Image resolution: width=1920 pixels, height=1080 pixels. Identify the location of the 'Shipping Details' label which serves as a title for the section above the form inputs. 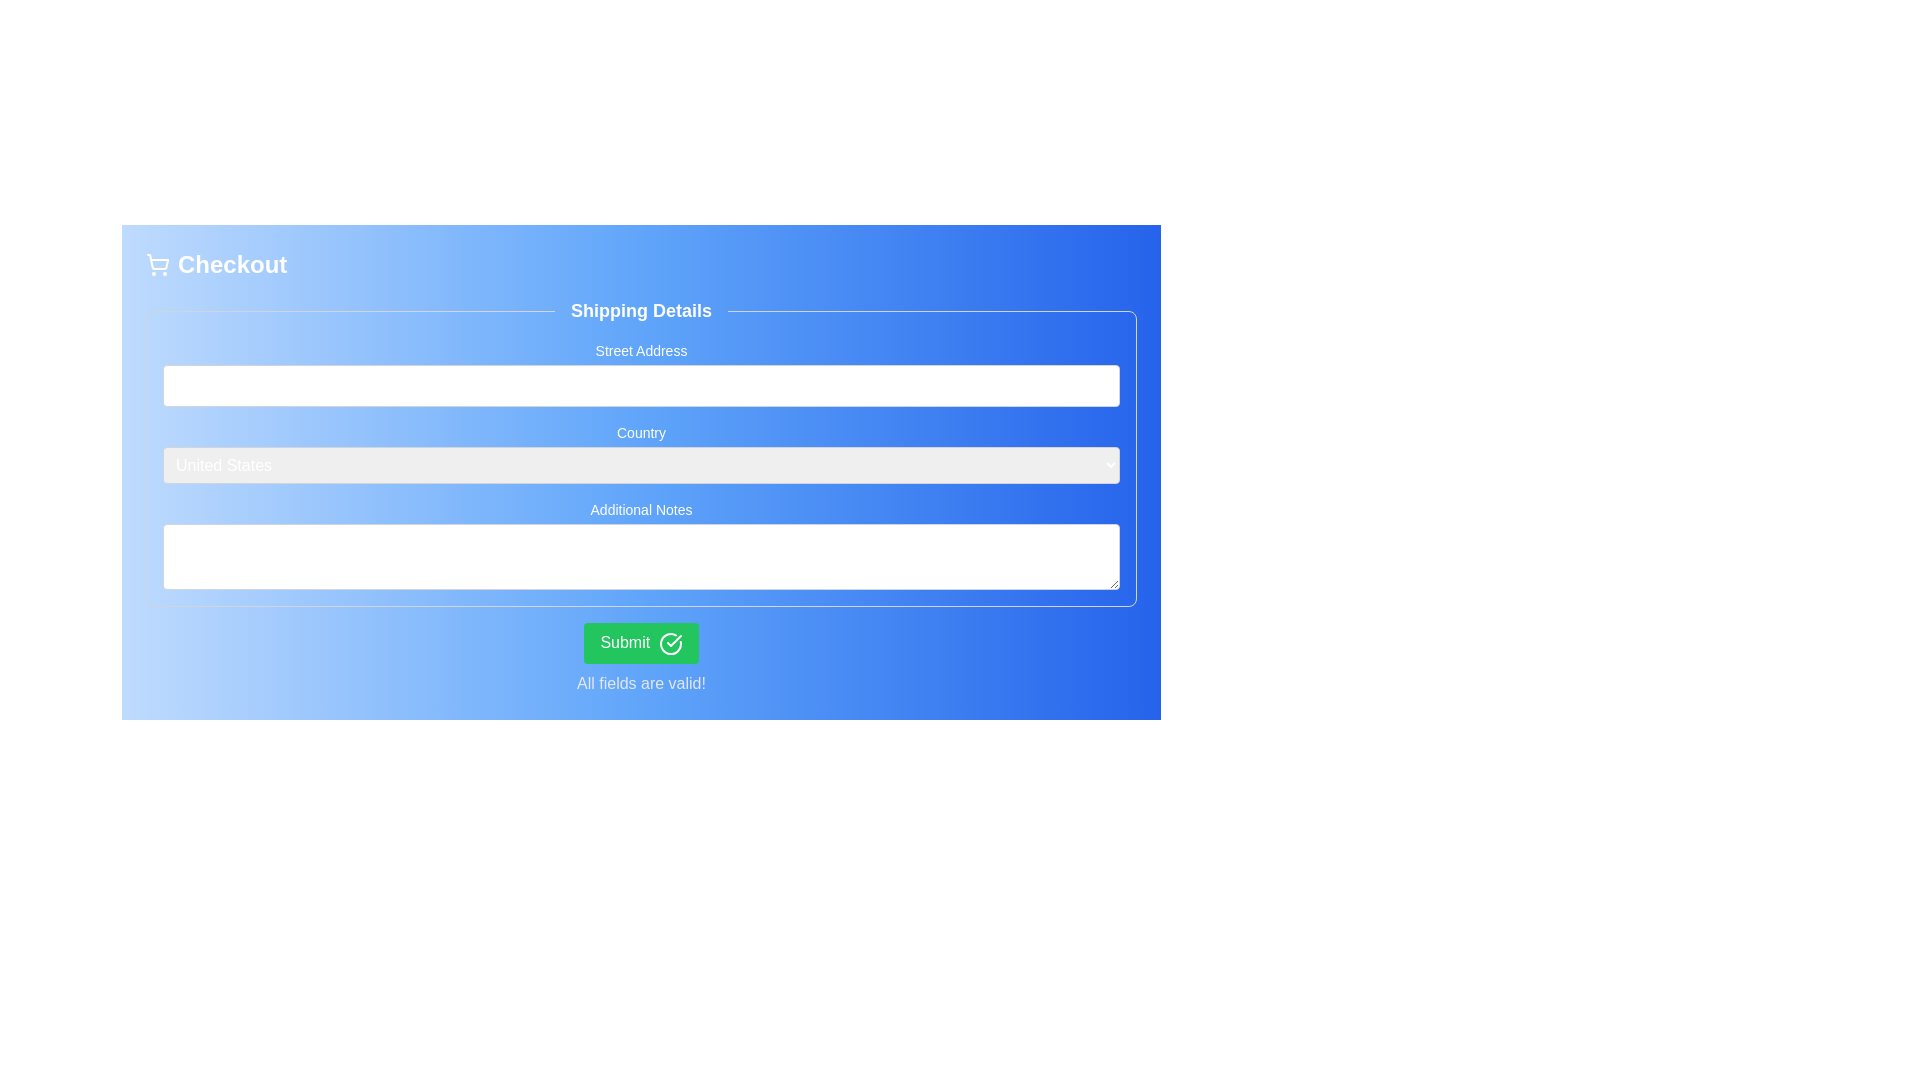
(641, 311).